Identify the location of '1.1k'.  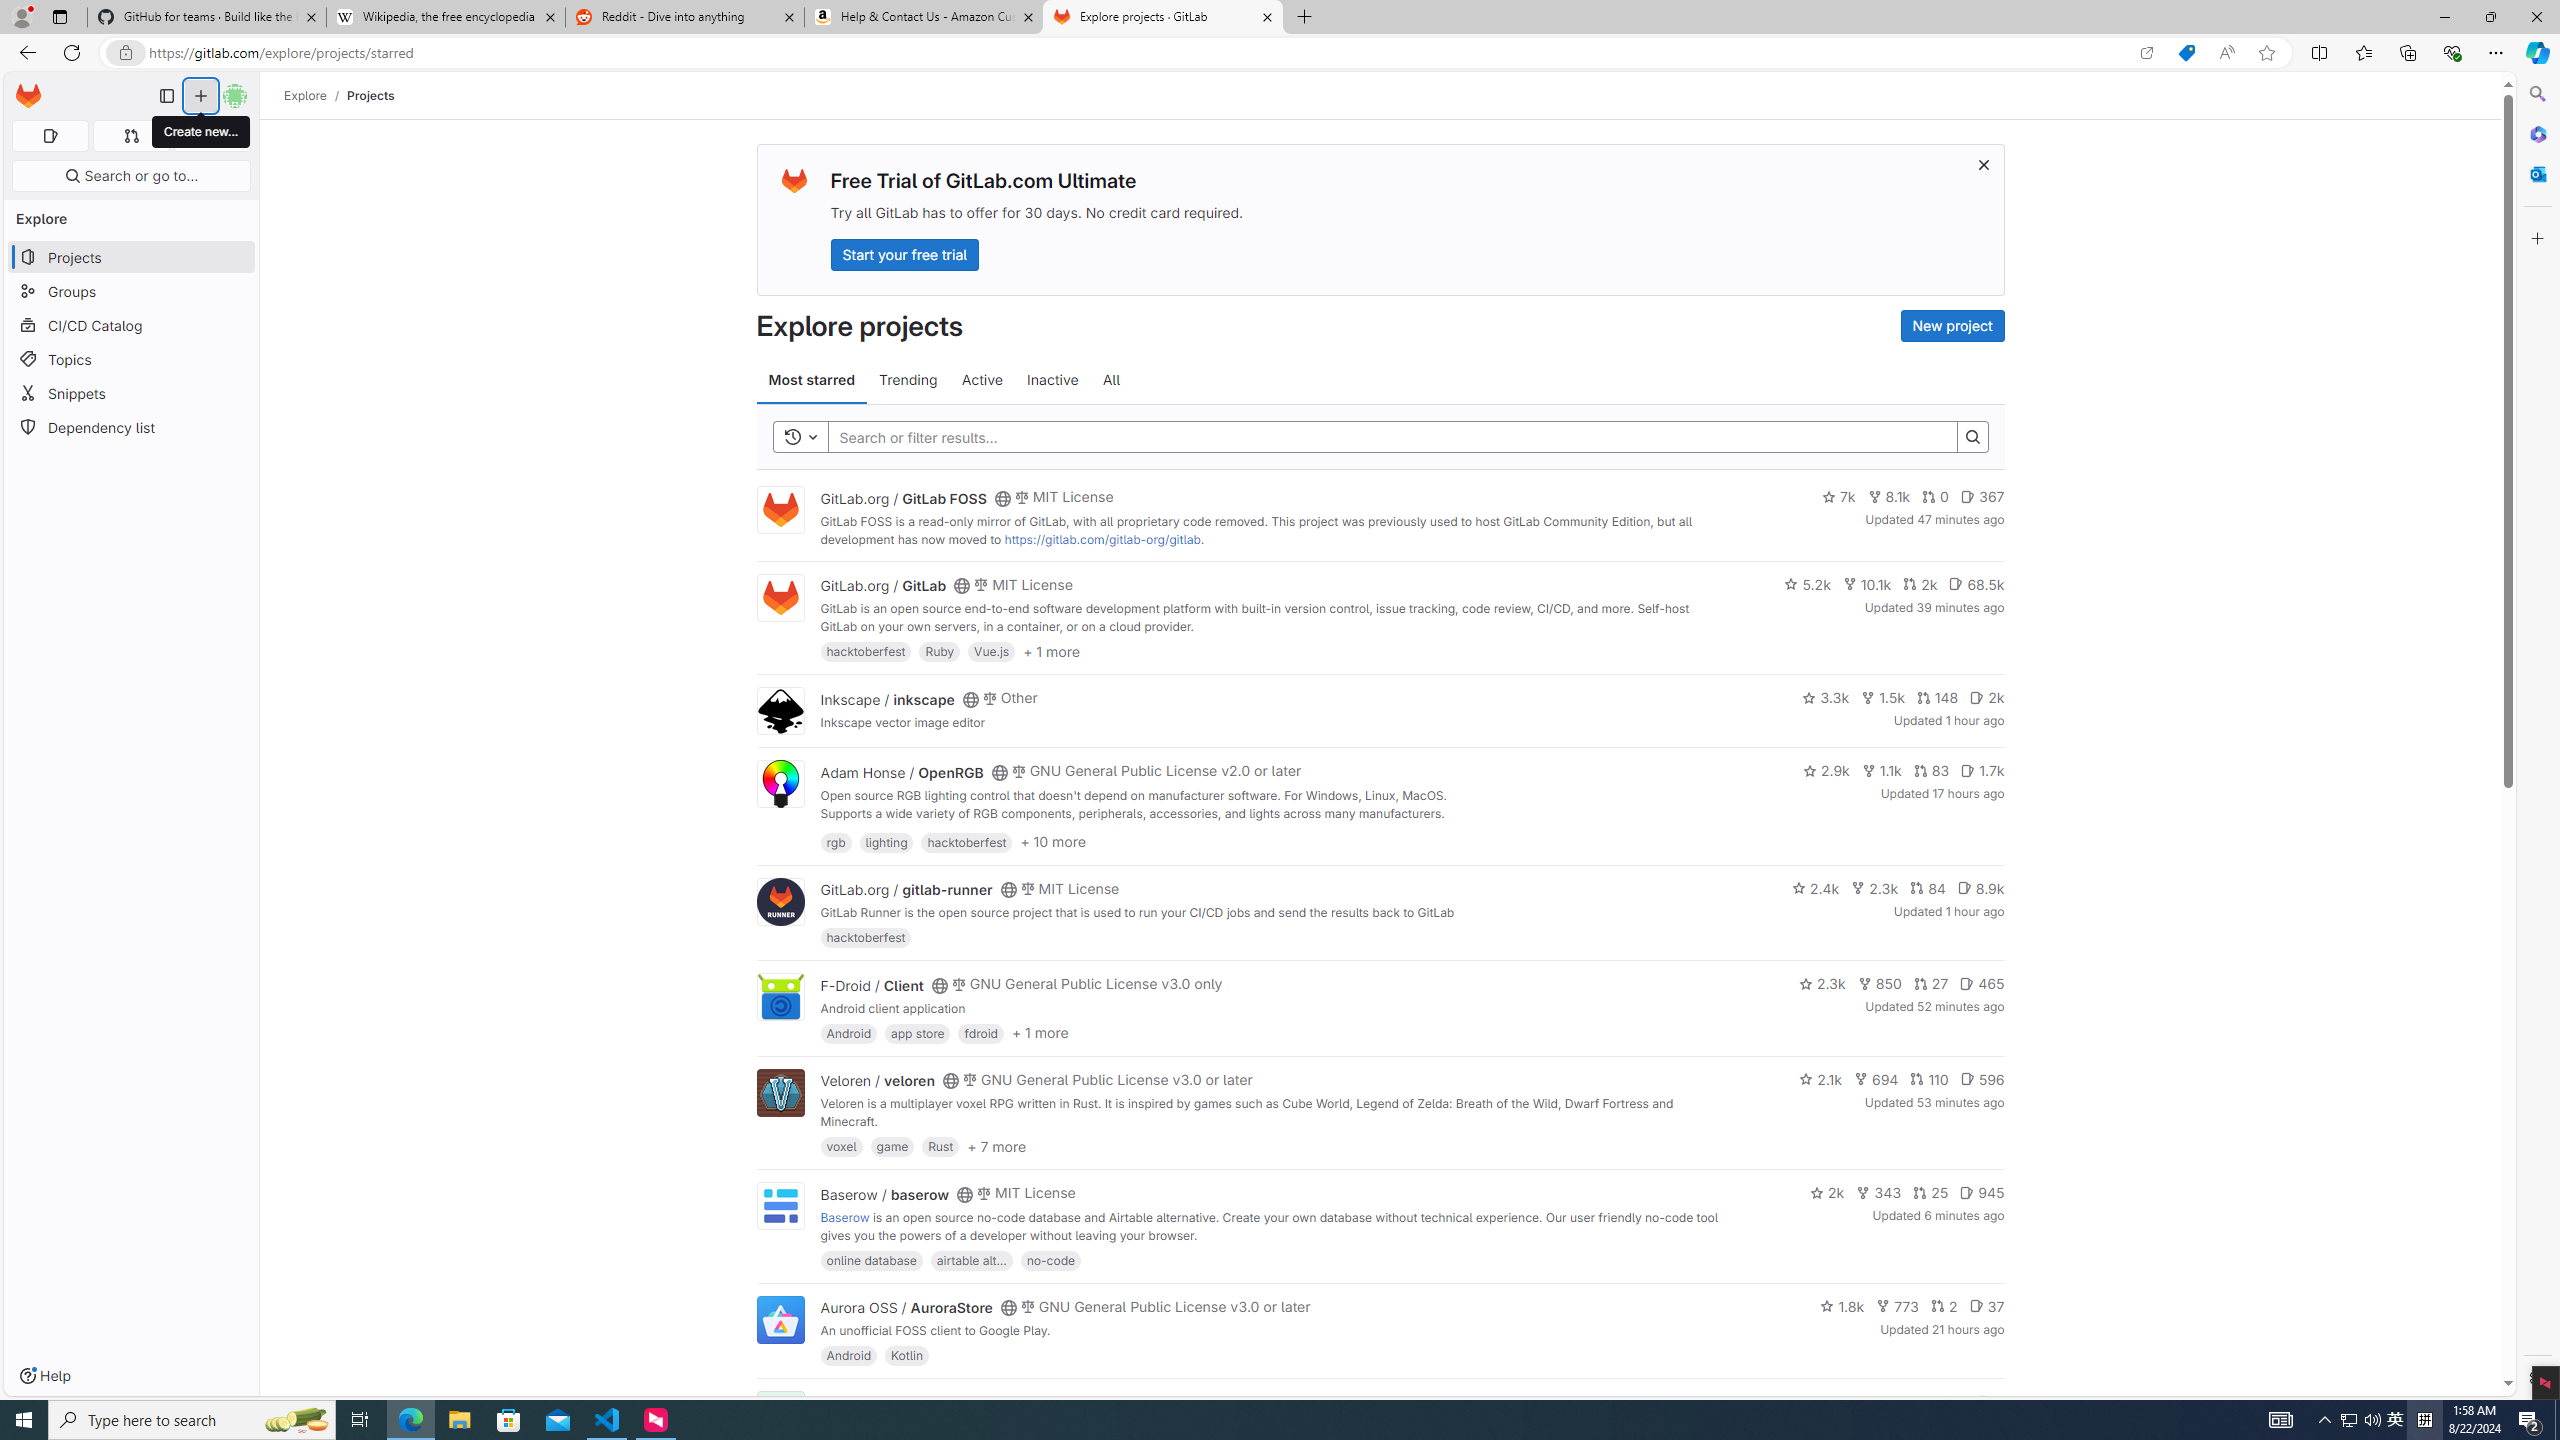
(1880, 770).